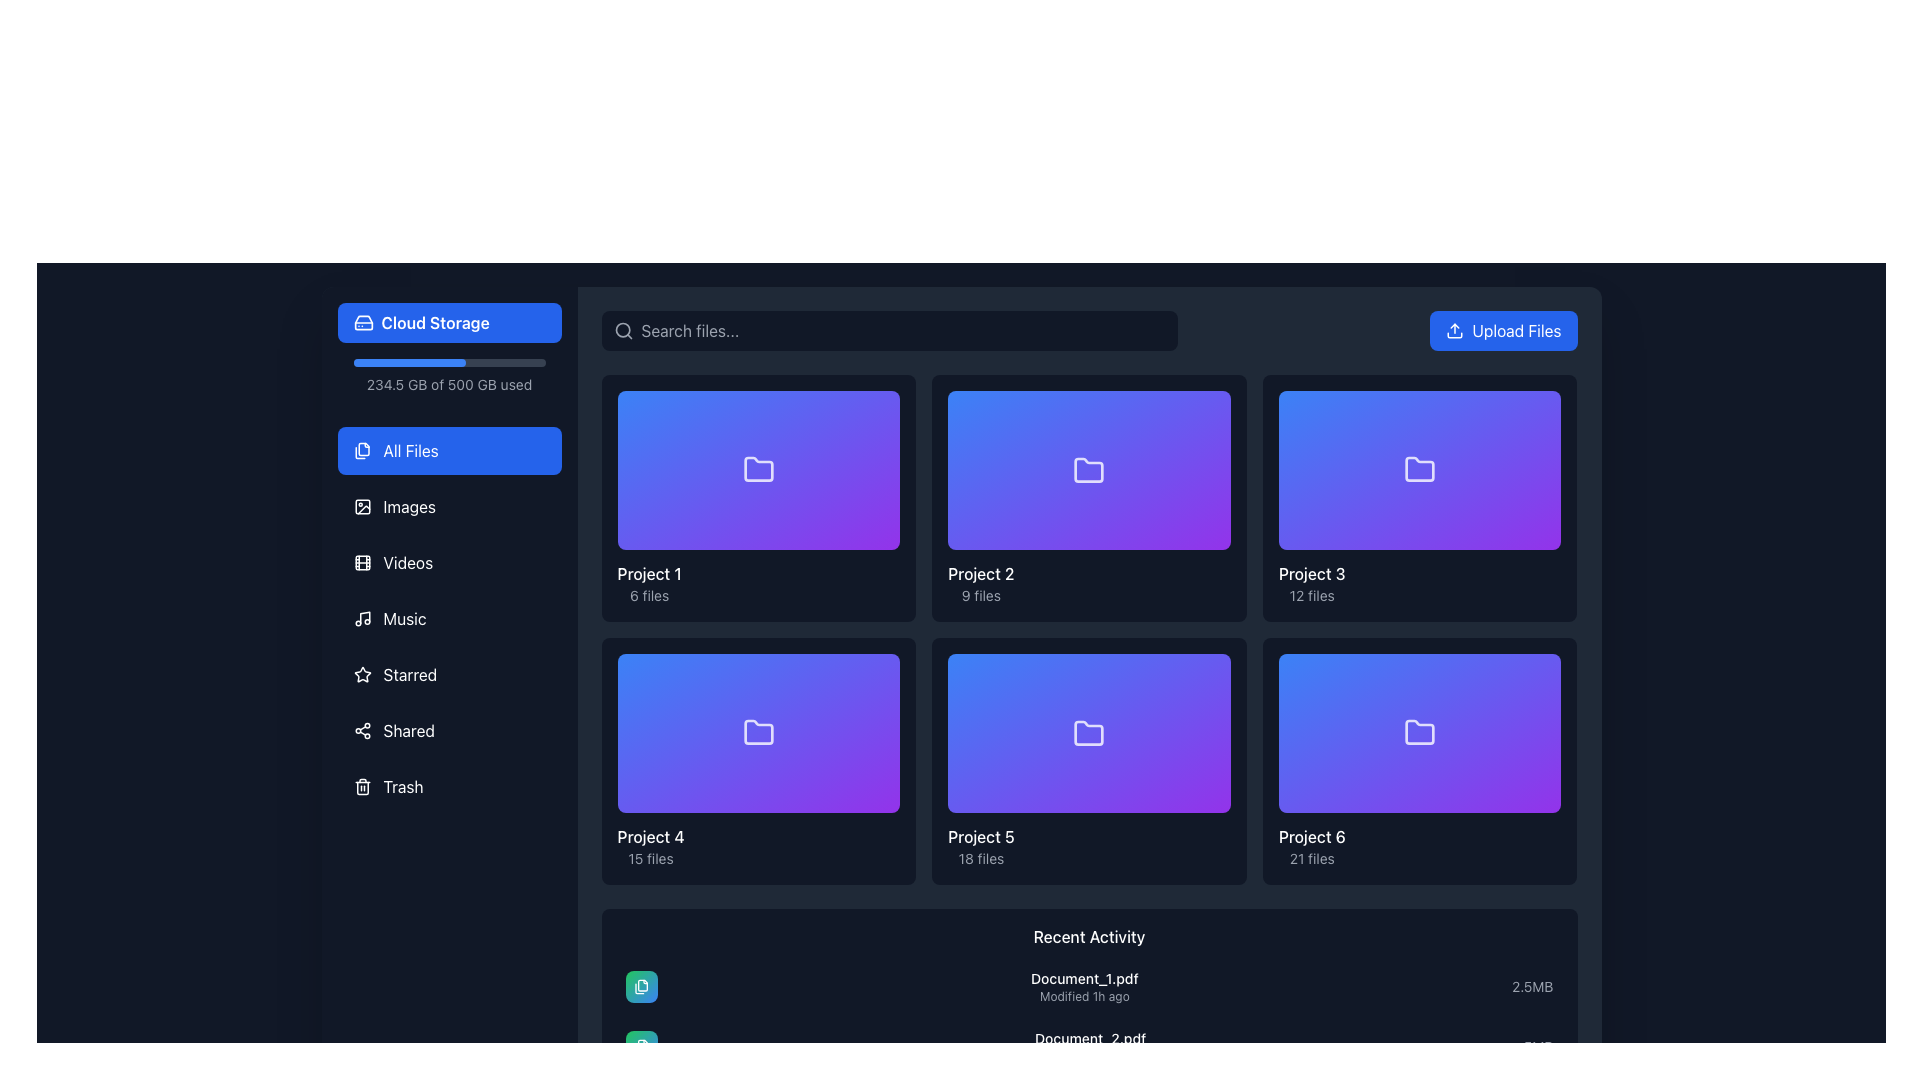 The height and width of the screenshot is (1080, 1920). What do you see at coordinates (981, 583) in the screenshot?
I see `the text block labeled 'Project 2' which provides information about the project folder and its files` at bounding box center [981, 583].